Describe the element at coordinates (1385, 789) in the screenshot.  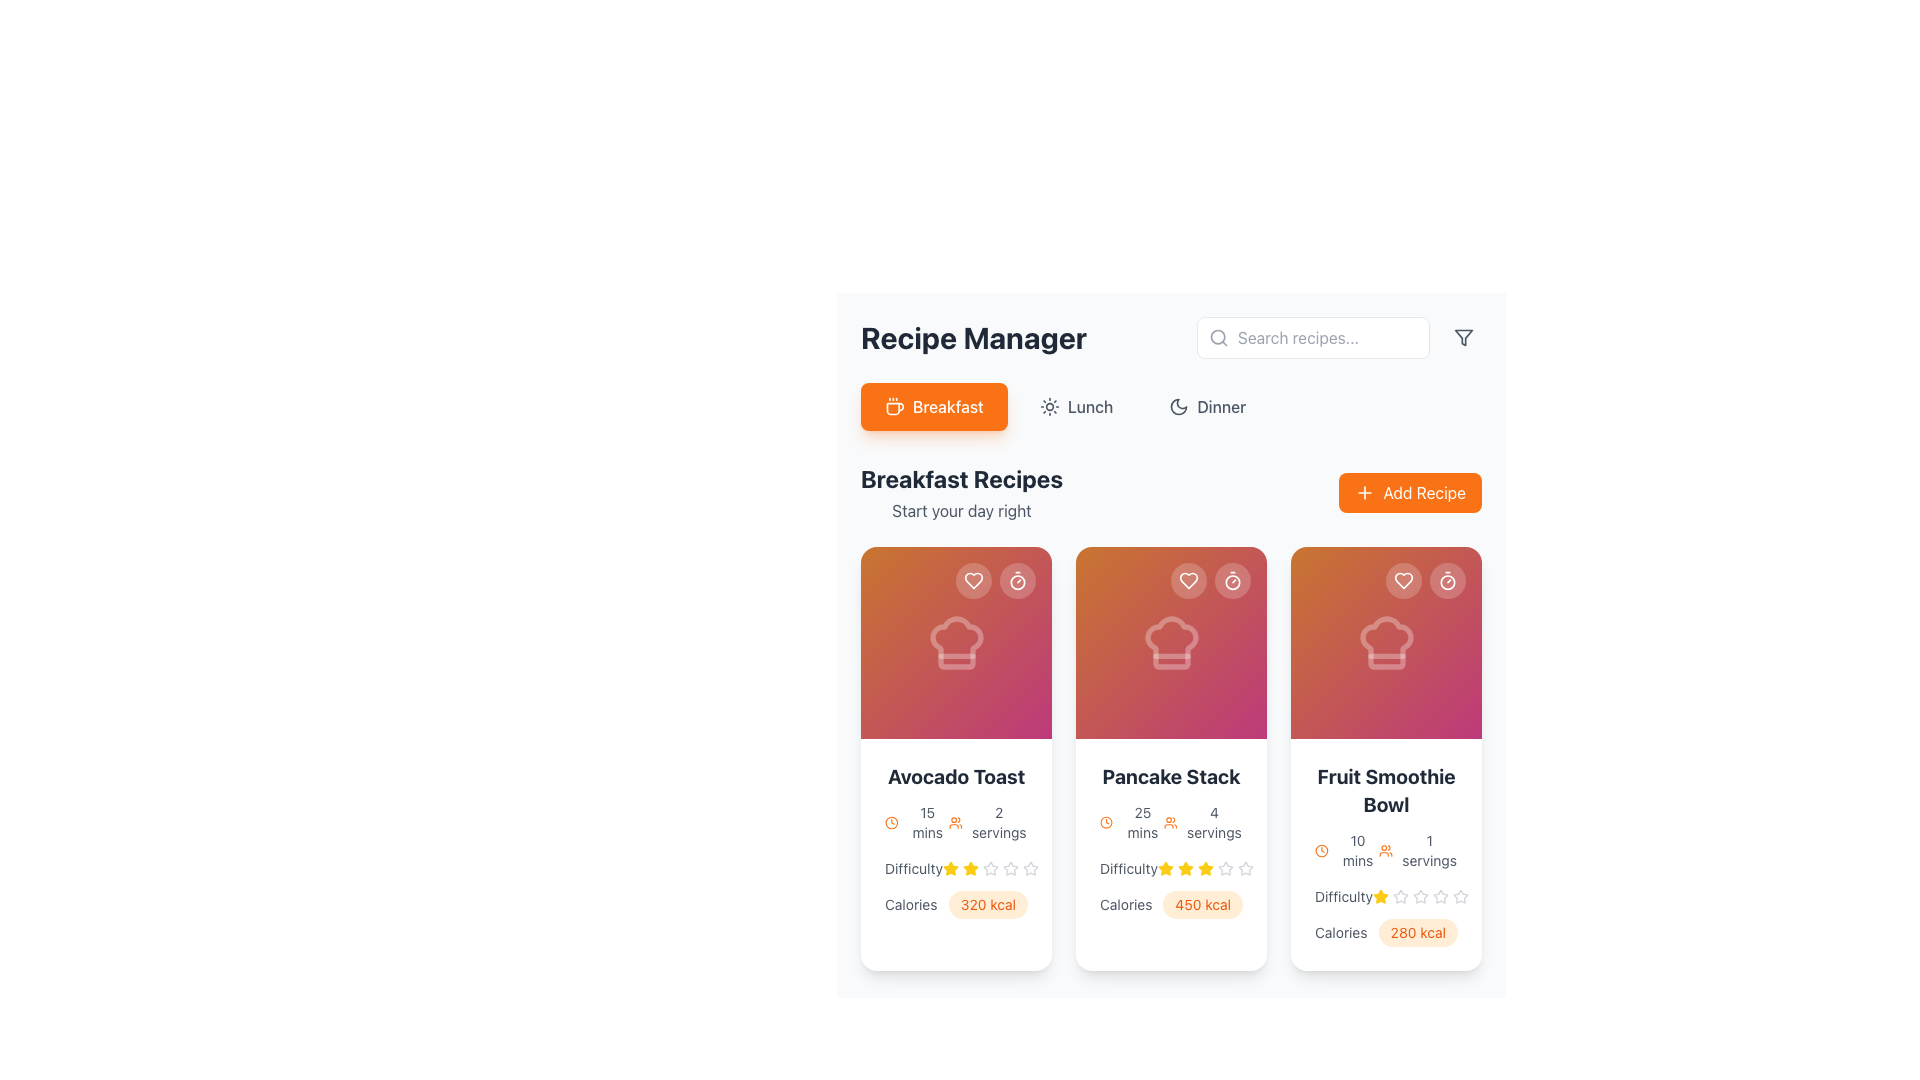
I see `the text label displaying 'Fruit Smoothie Bowl'` at that location.